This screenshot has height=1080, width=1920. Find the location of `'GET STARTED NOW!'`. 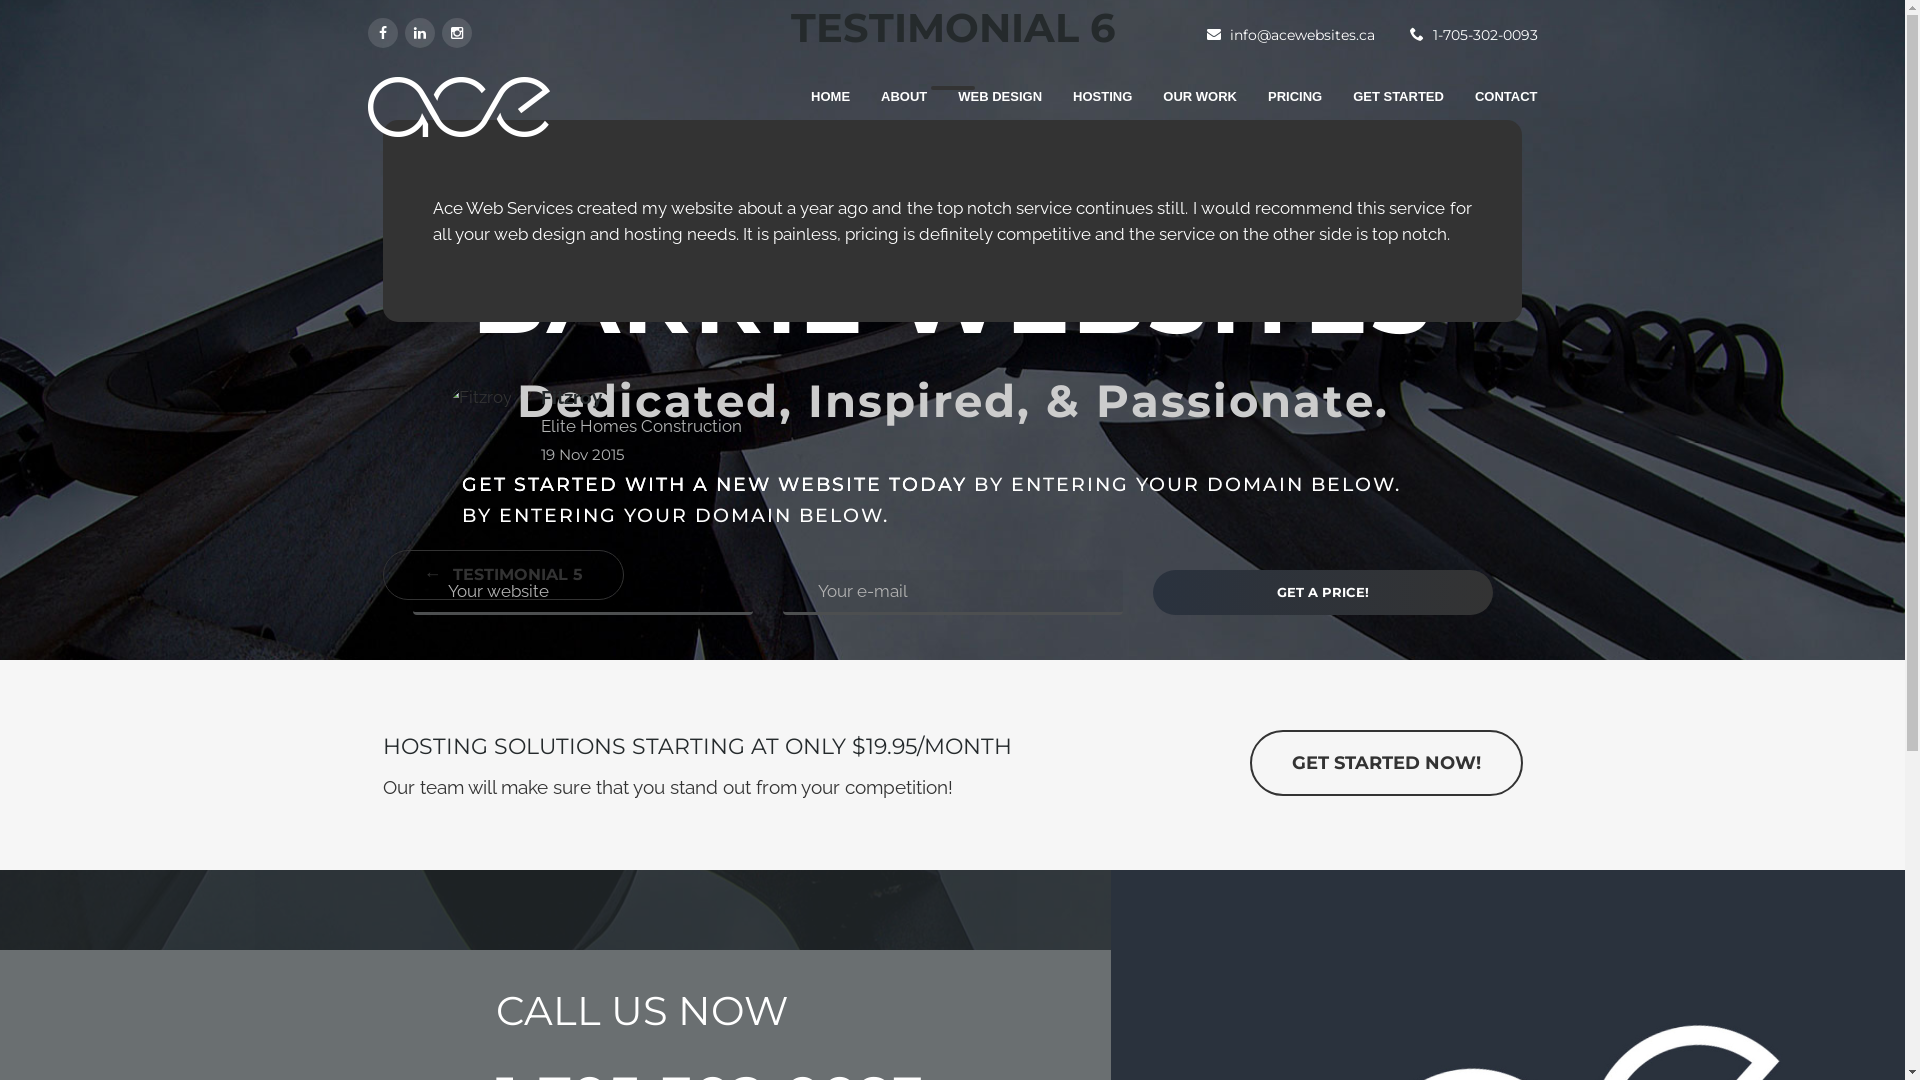

'GET STARTED NOW!' is located at coordinates (1385, 763).